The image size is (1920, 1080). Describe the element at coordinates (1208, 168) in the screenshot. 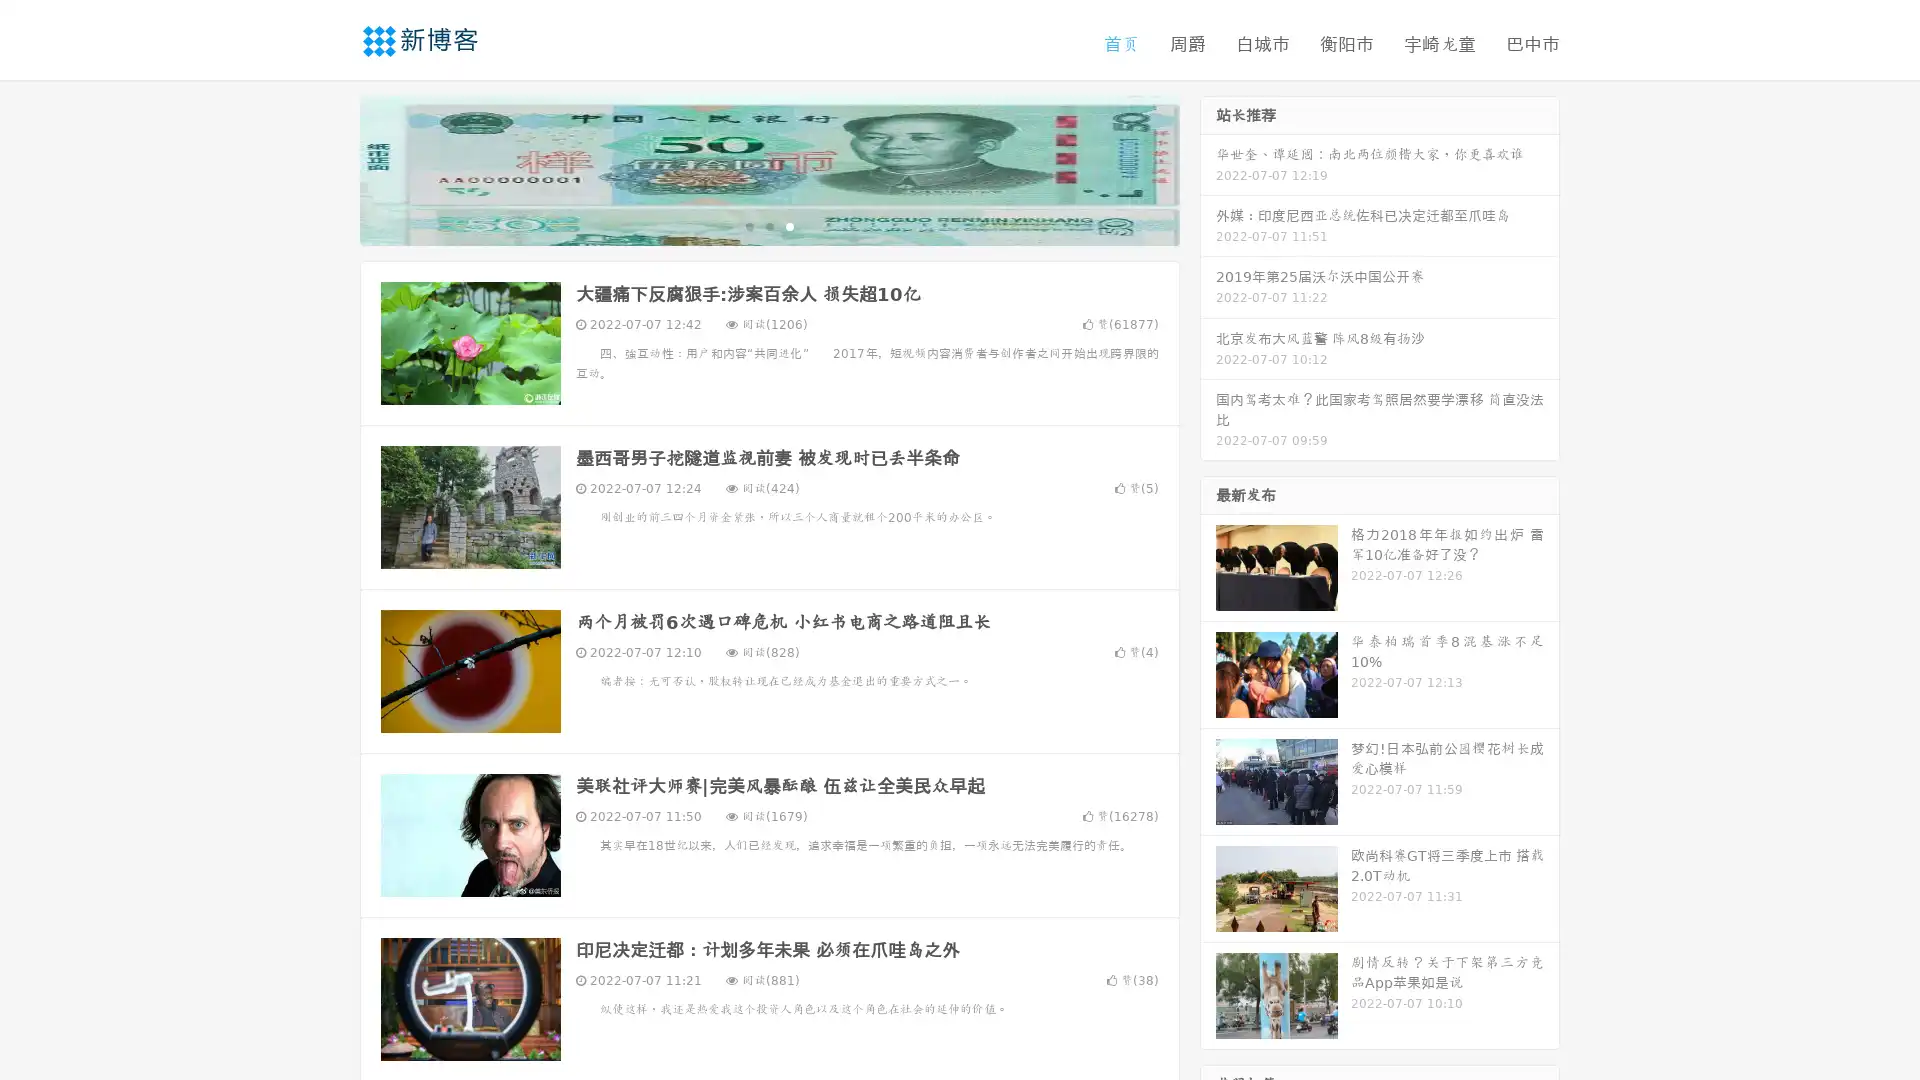

I see `Next slide` at that location.